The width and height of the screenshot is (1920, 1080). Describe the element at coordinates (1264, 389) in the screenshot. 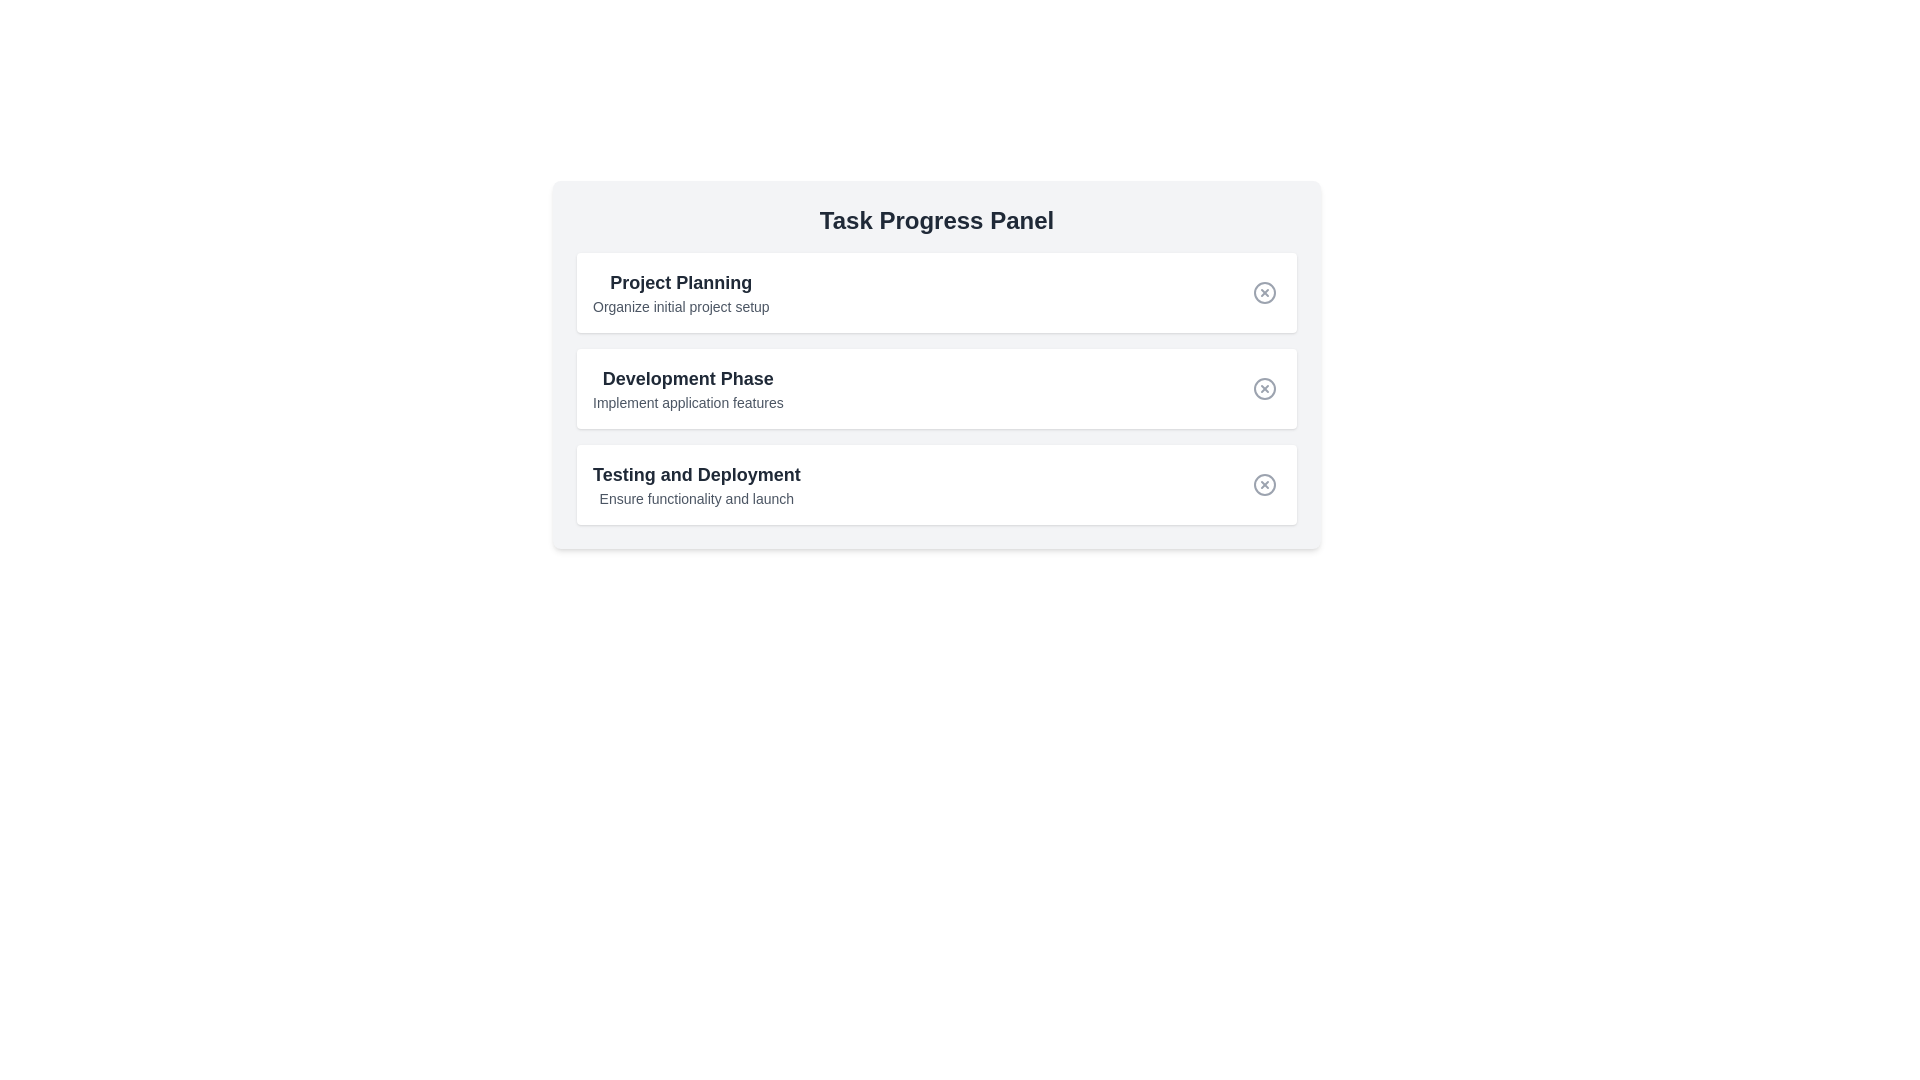

I see `the circular decorative element of the SVG icon located to the right of the 'Development Phase' label in the second row of the task progress panel` at that location.